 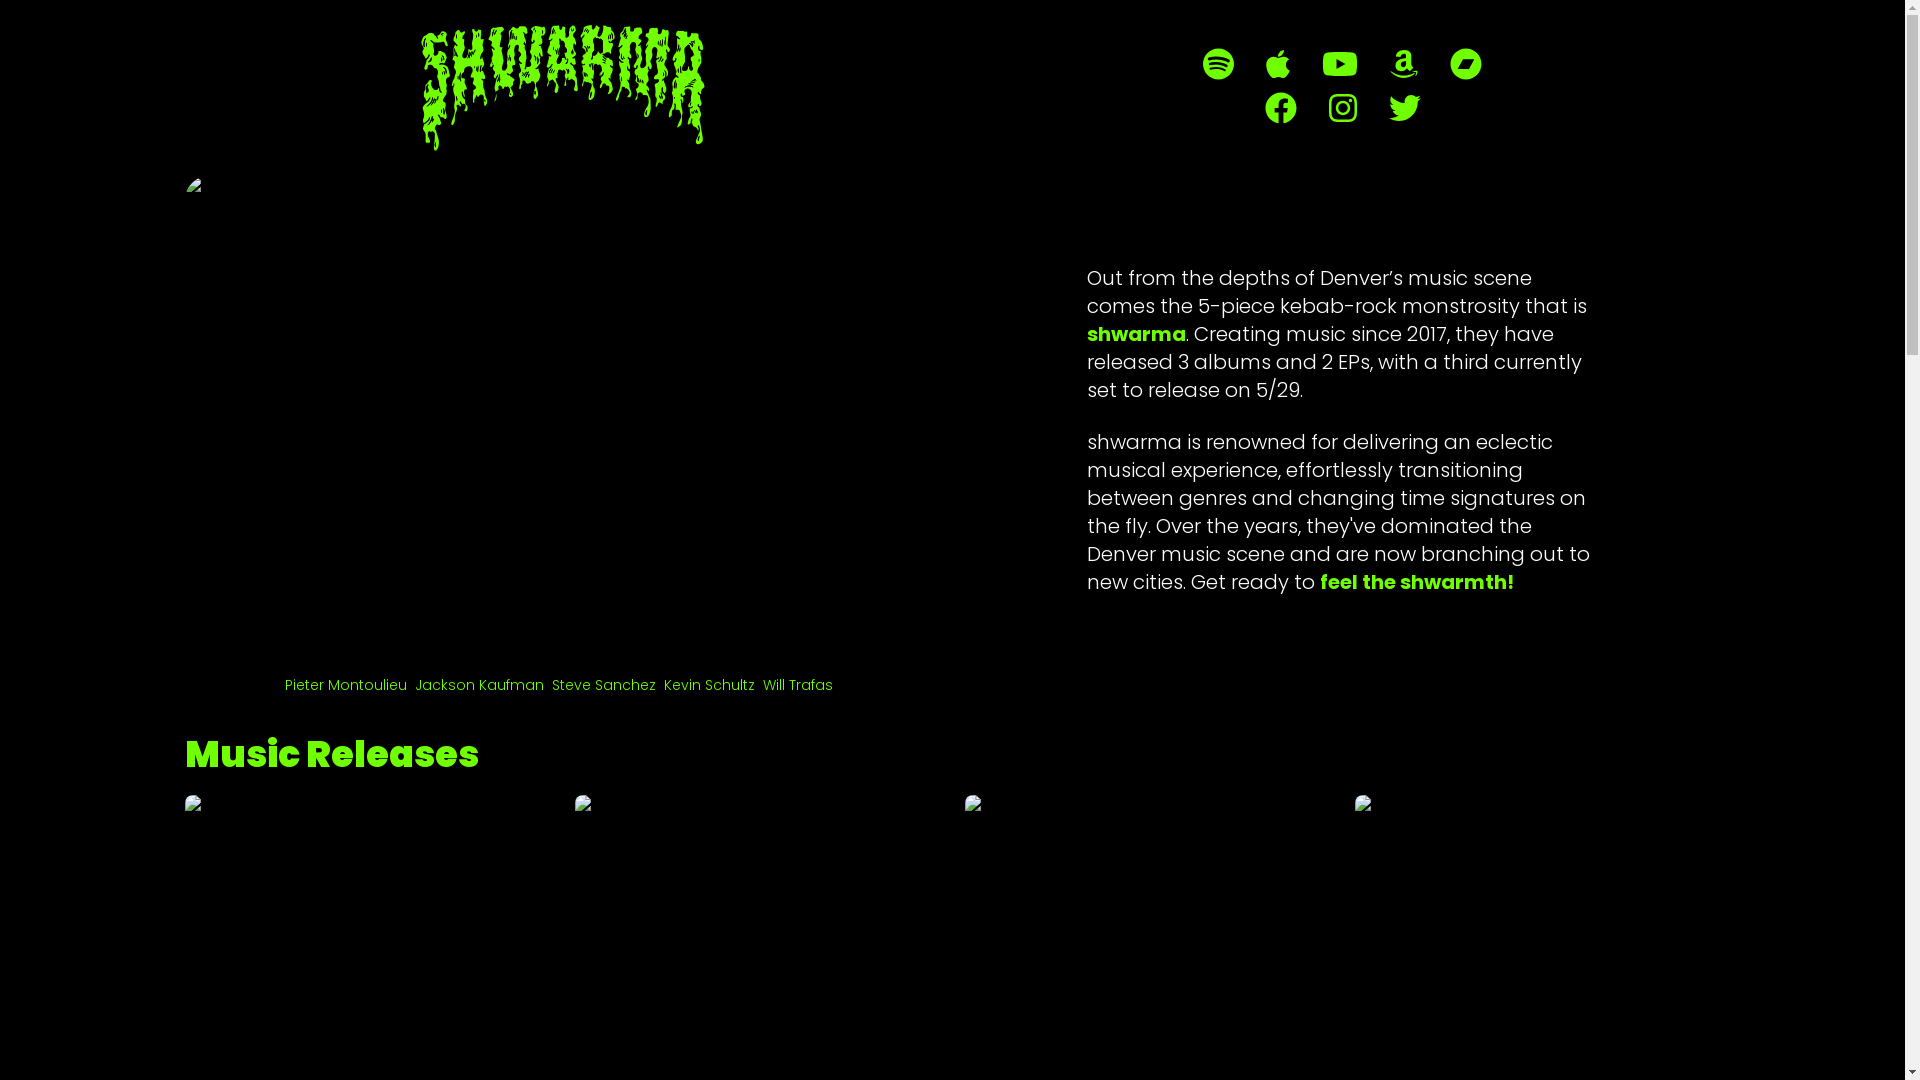 I want to click on 'Twitter', so click(x=1402, y=108).